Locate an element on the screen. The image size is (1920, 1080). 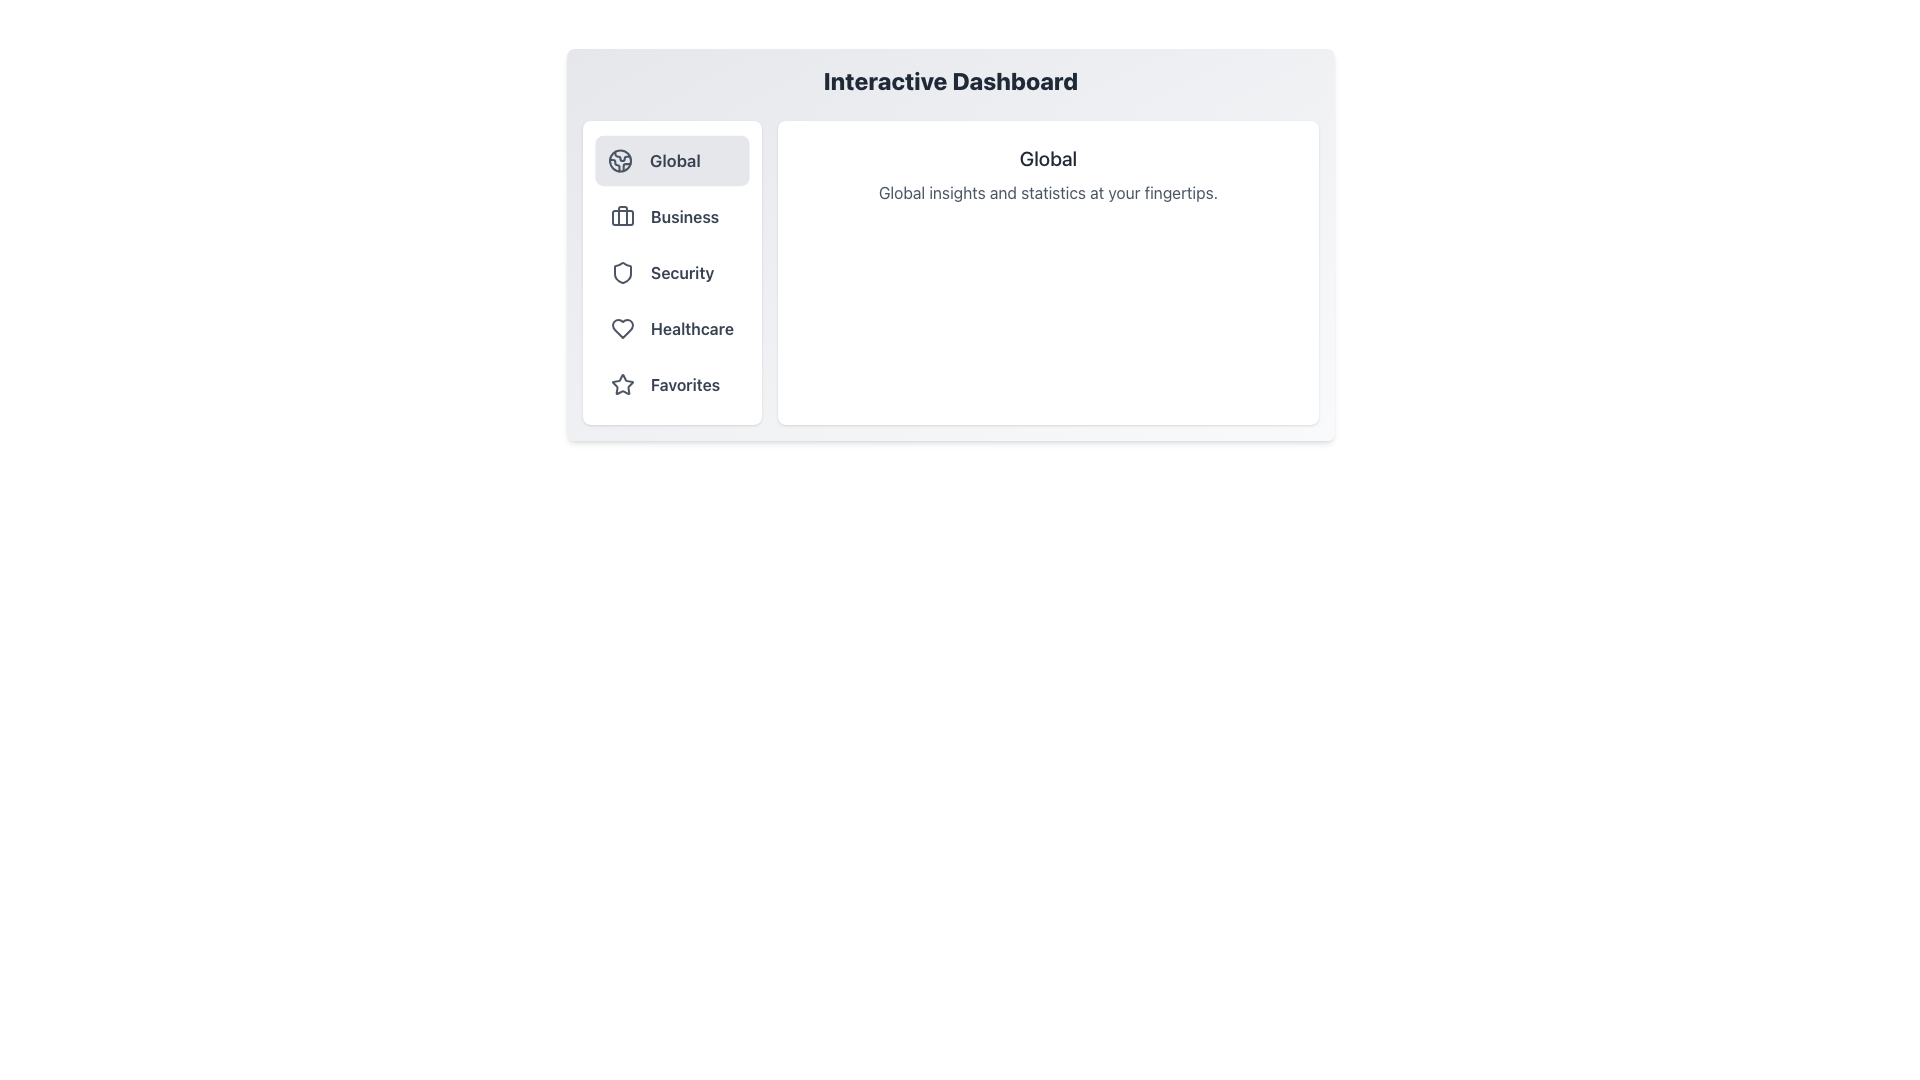
the 'Global' button, which is the first button in the vertical list of five buttons in the side navigation panel is located at coordinates (672, 160).